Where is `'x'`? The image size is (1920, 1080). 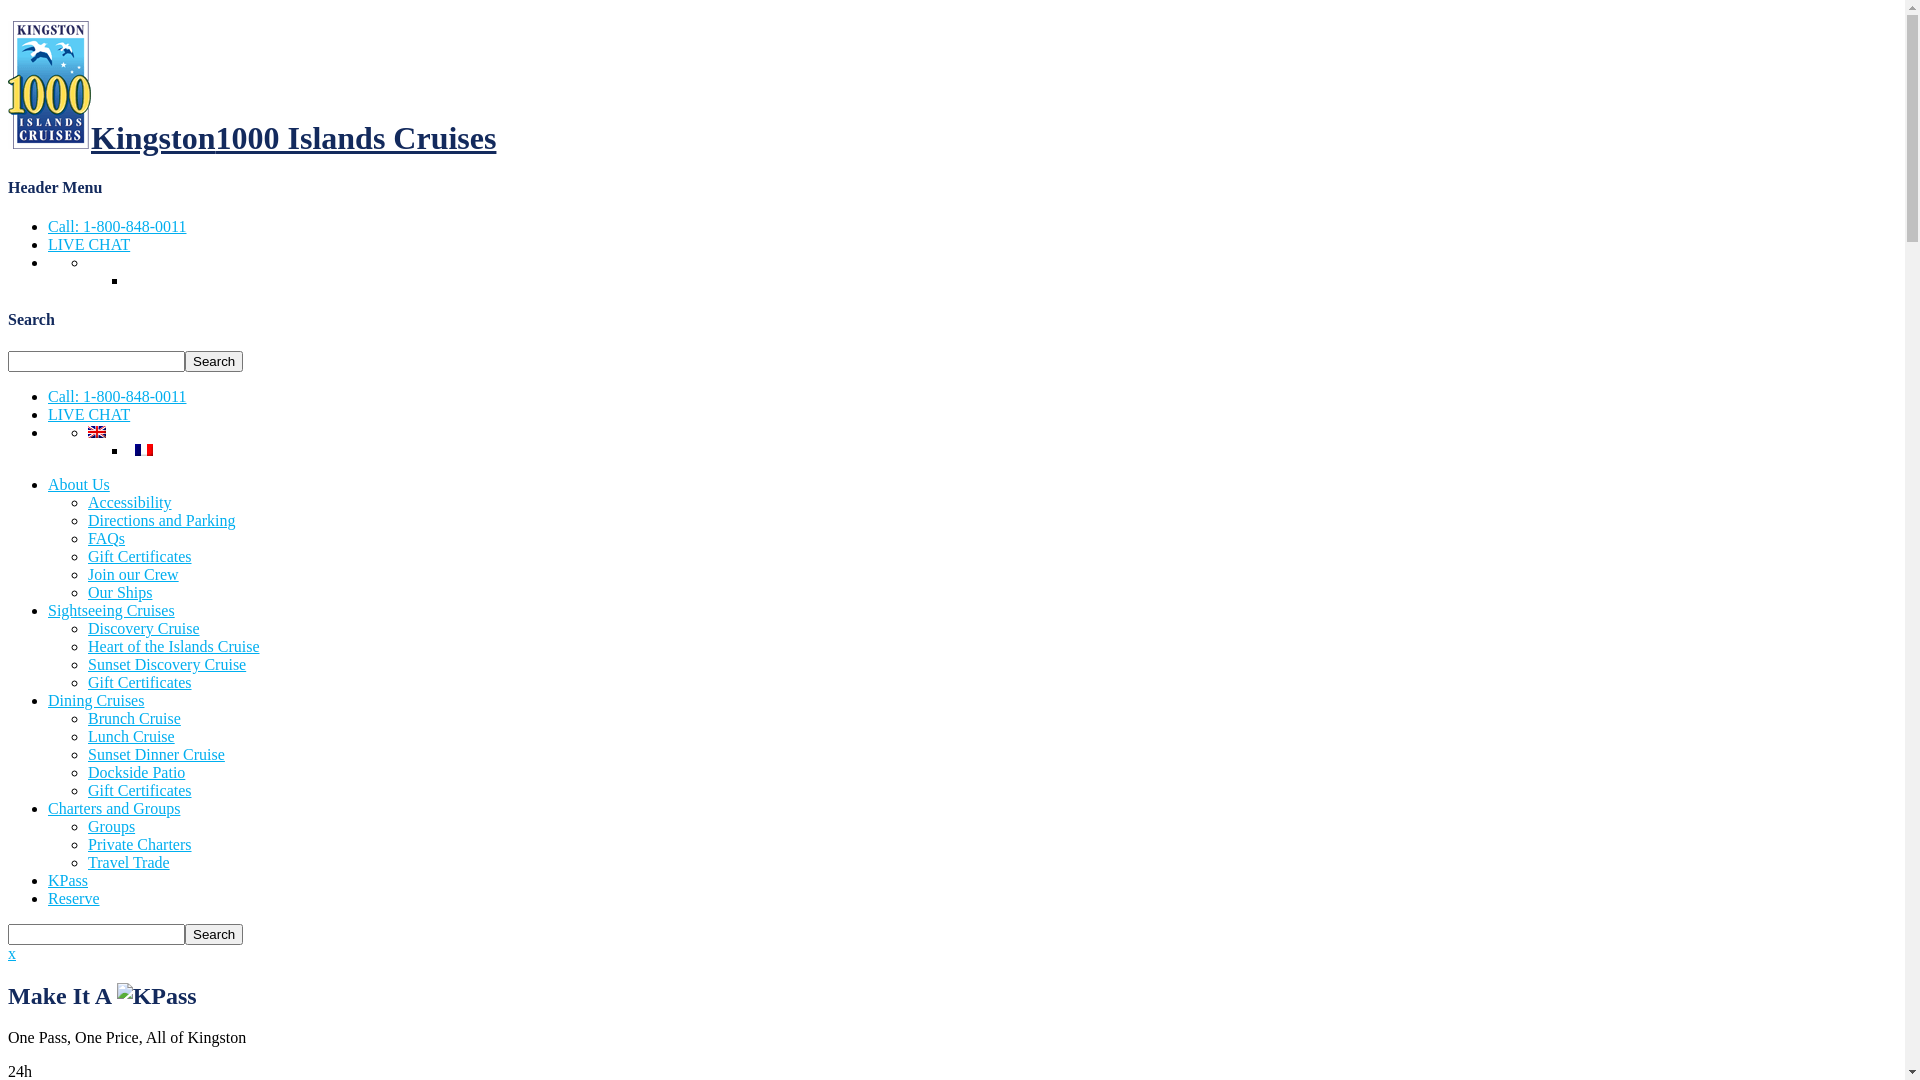
'x' is located at coordinates (12, 952).